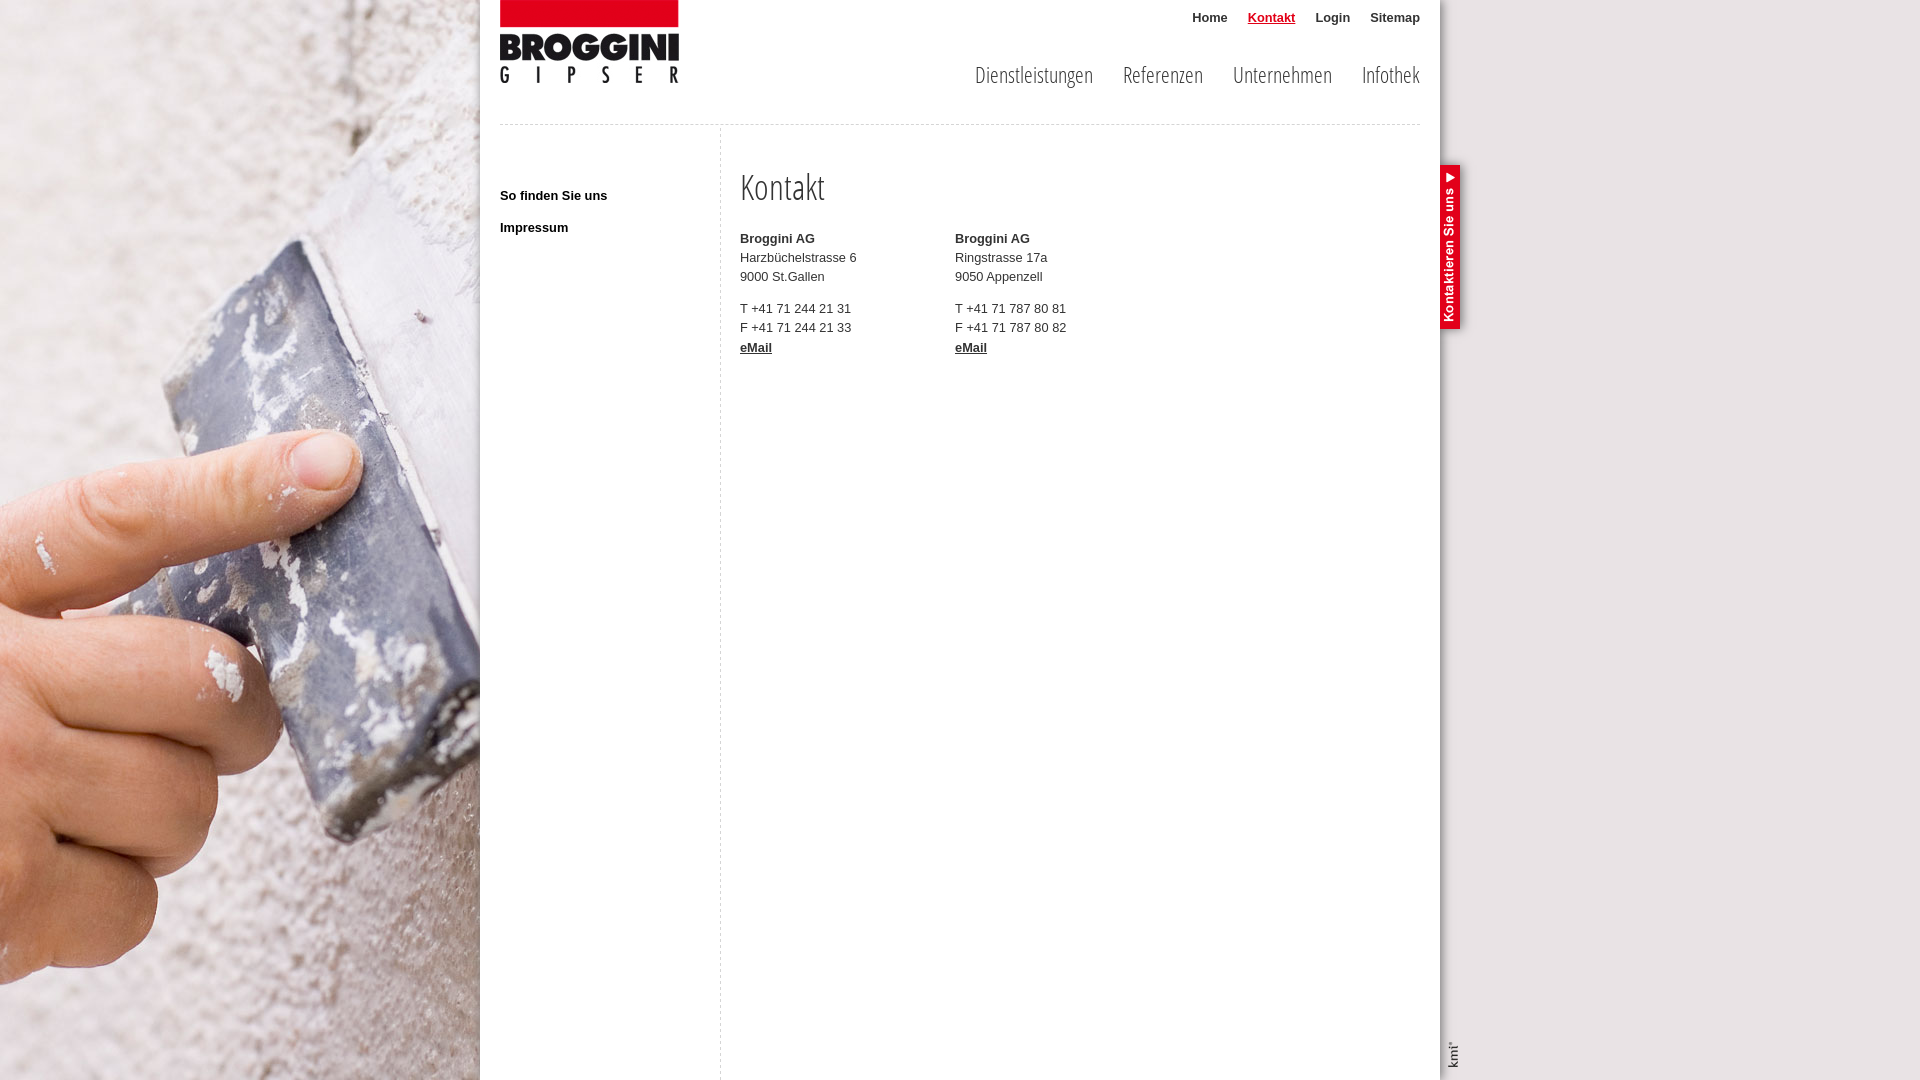  What do you see at coordinates (1394, 17) in the screenshot?
I see `'Sitemap'` at bounding box center [1394, 17].